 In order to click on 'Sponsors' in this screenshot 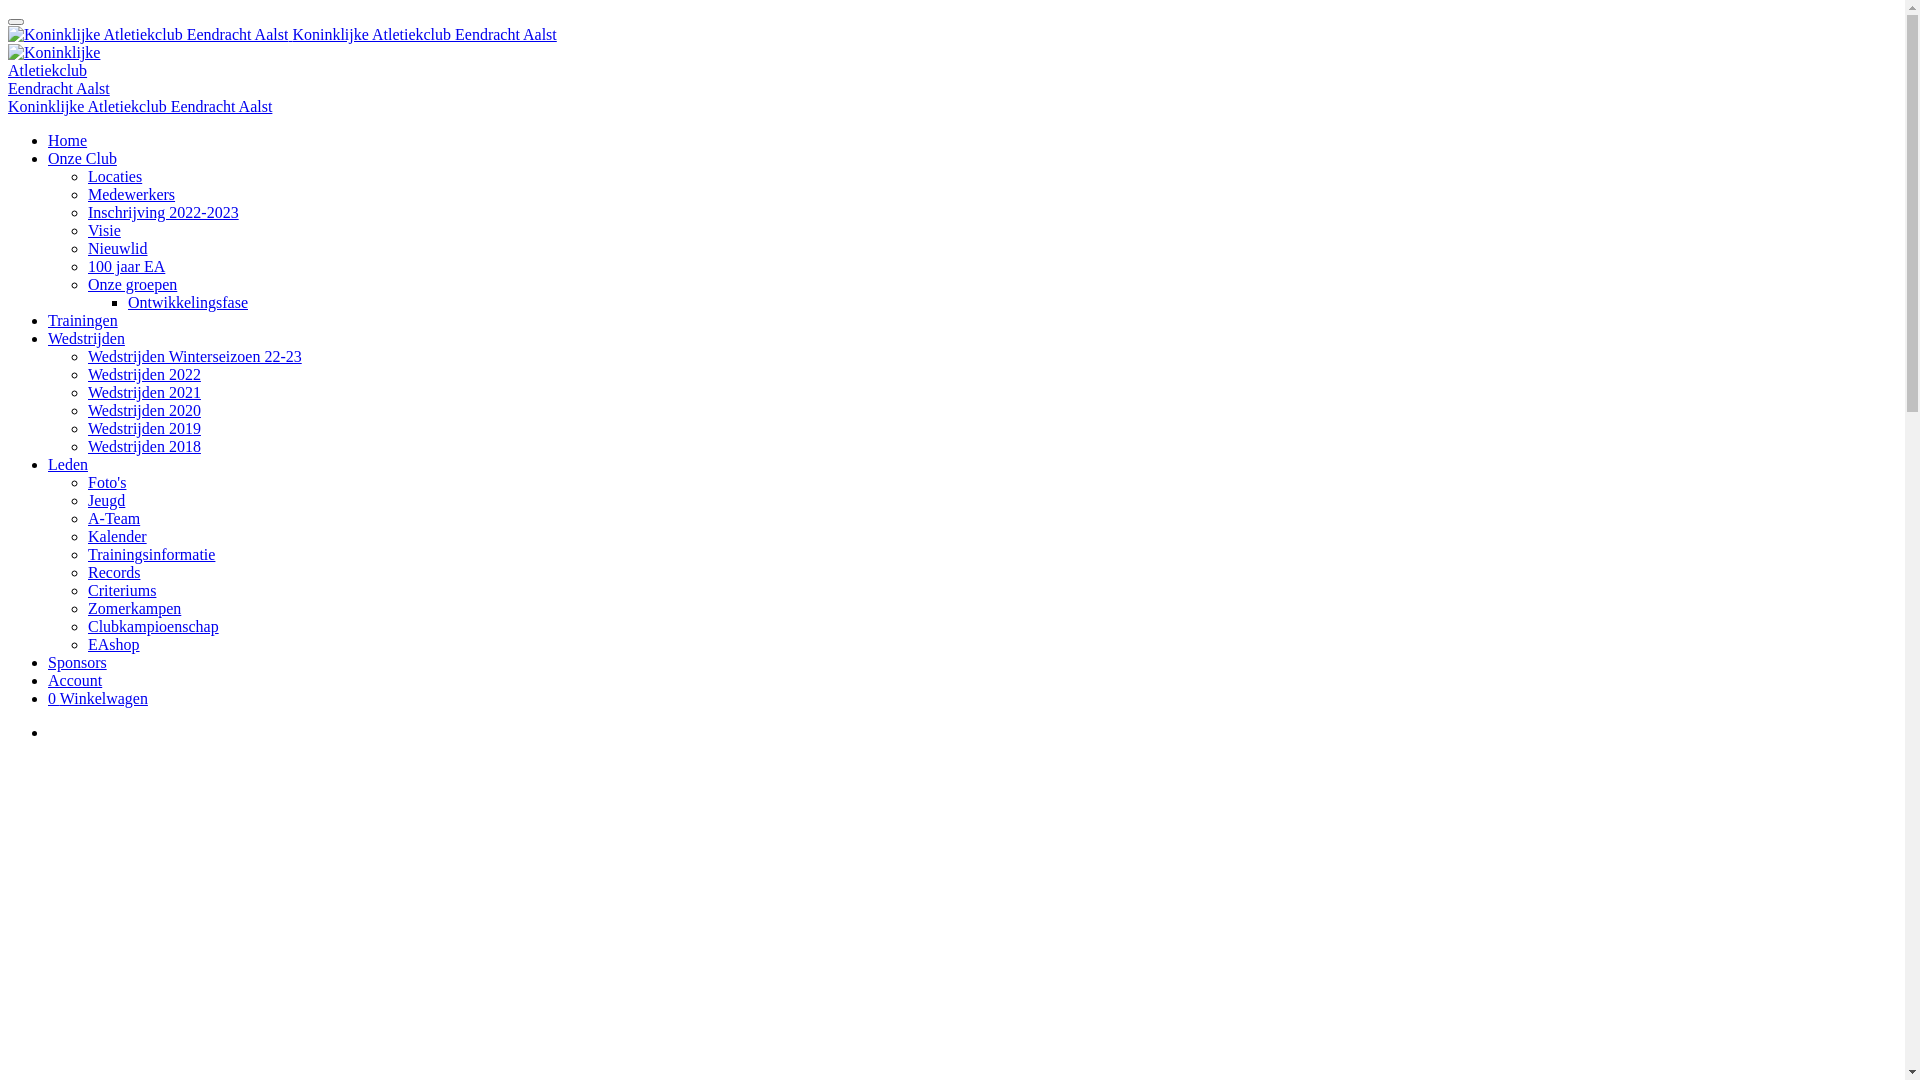, I will do `click(77, 662)`.